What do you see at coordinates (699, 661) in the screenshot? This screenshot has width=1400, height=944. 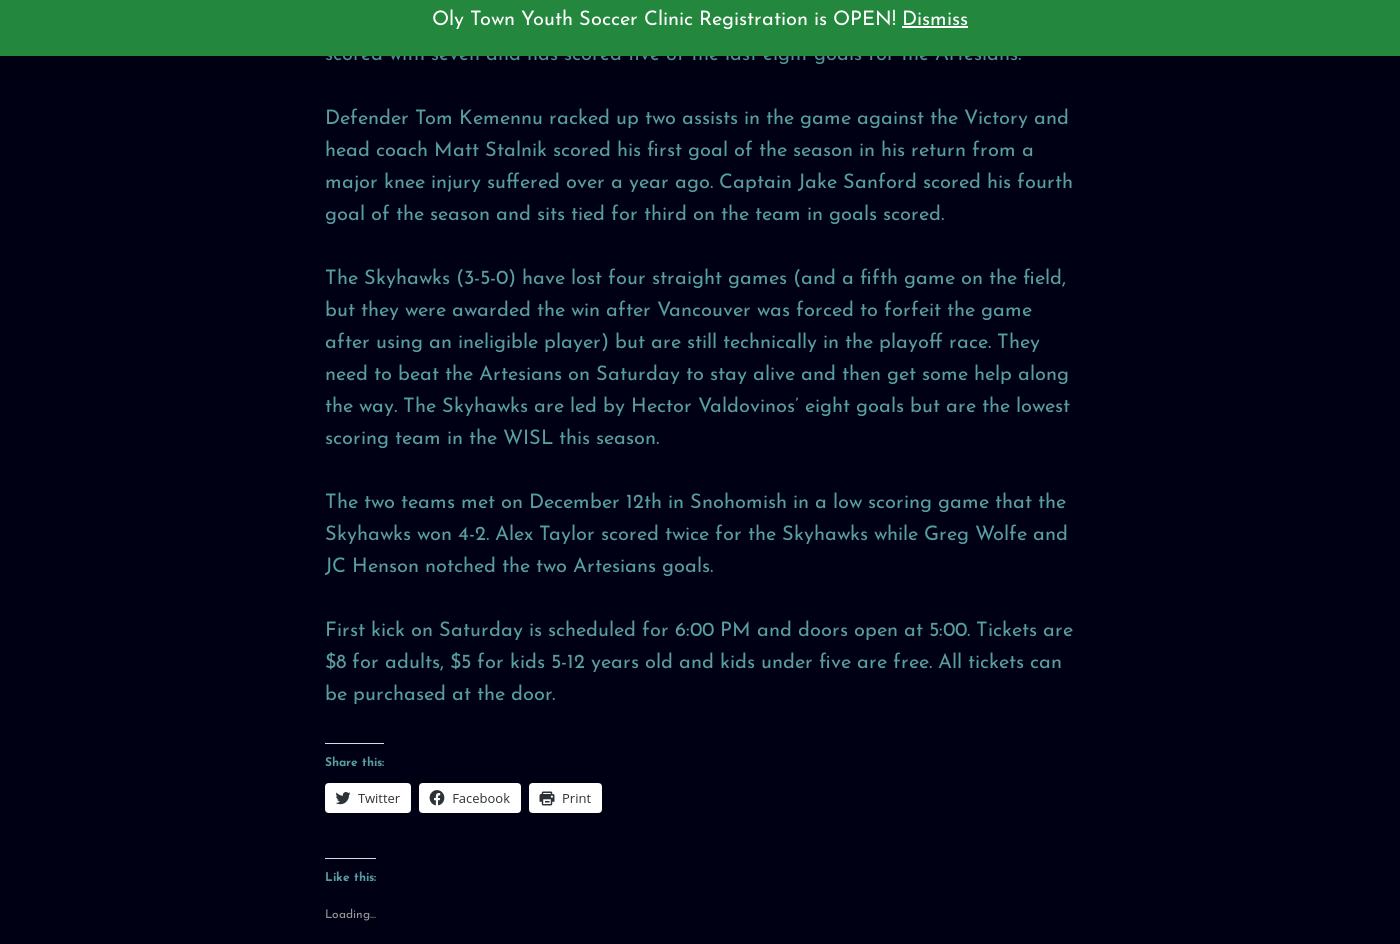 I see `'First kick on Saturday is scheduled for 6:00 PM and doors open at 5:00. Tickets are $8 for adults, $5 for kids 5-12 years old and kids under five are free. All tickets can be purchased at the door.'` at bounding box center [699, 661].